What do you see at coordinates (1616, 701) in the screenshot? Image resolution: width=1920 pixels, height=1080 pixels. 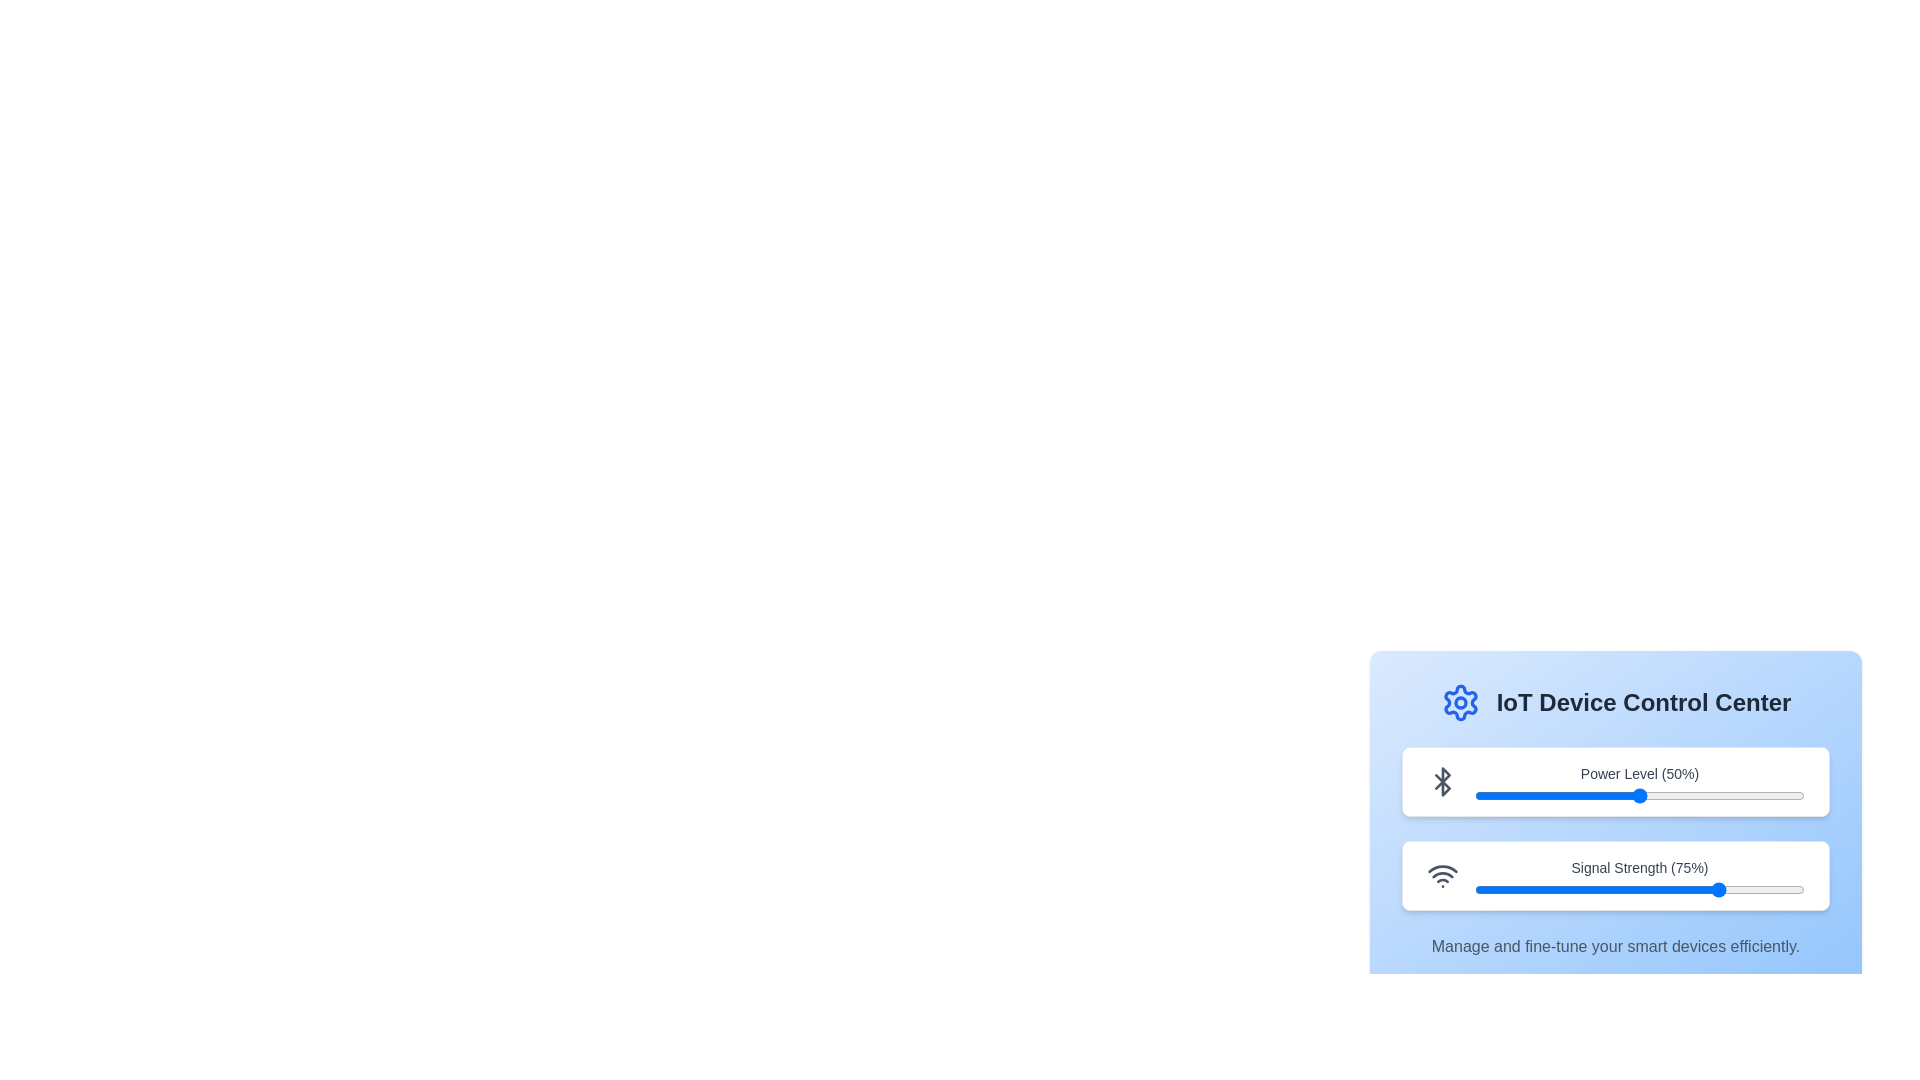 I see `the 'IoT Device Control Center' text` at bounding box center [1616, 701].